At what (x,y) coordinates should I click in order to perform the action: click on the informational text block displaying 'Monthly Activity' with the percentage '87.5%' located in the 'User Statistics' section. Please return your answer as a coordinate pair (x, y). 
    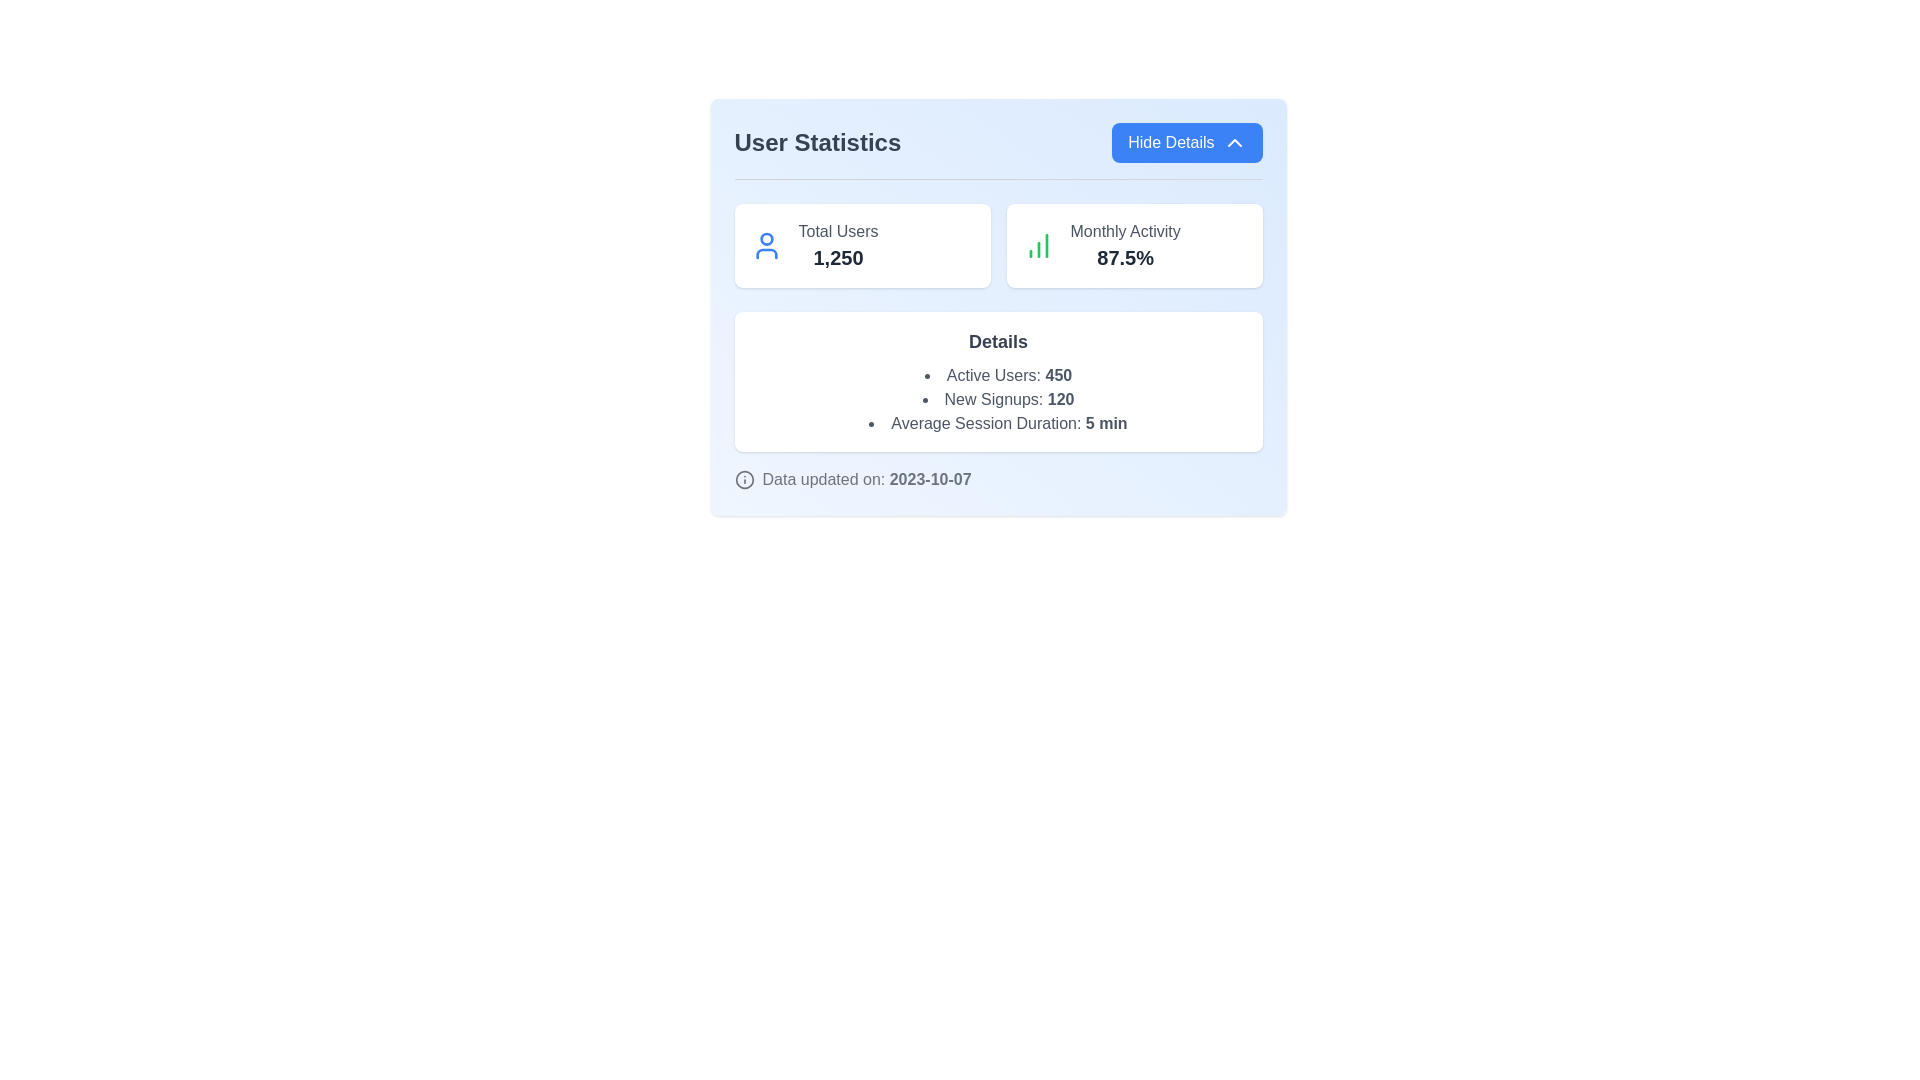
    Looking at the image, I should click on (1125, 245).